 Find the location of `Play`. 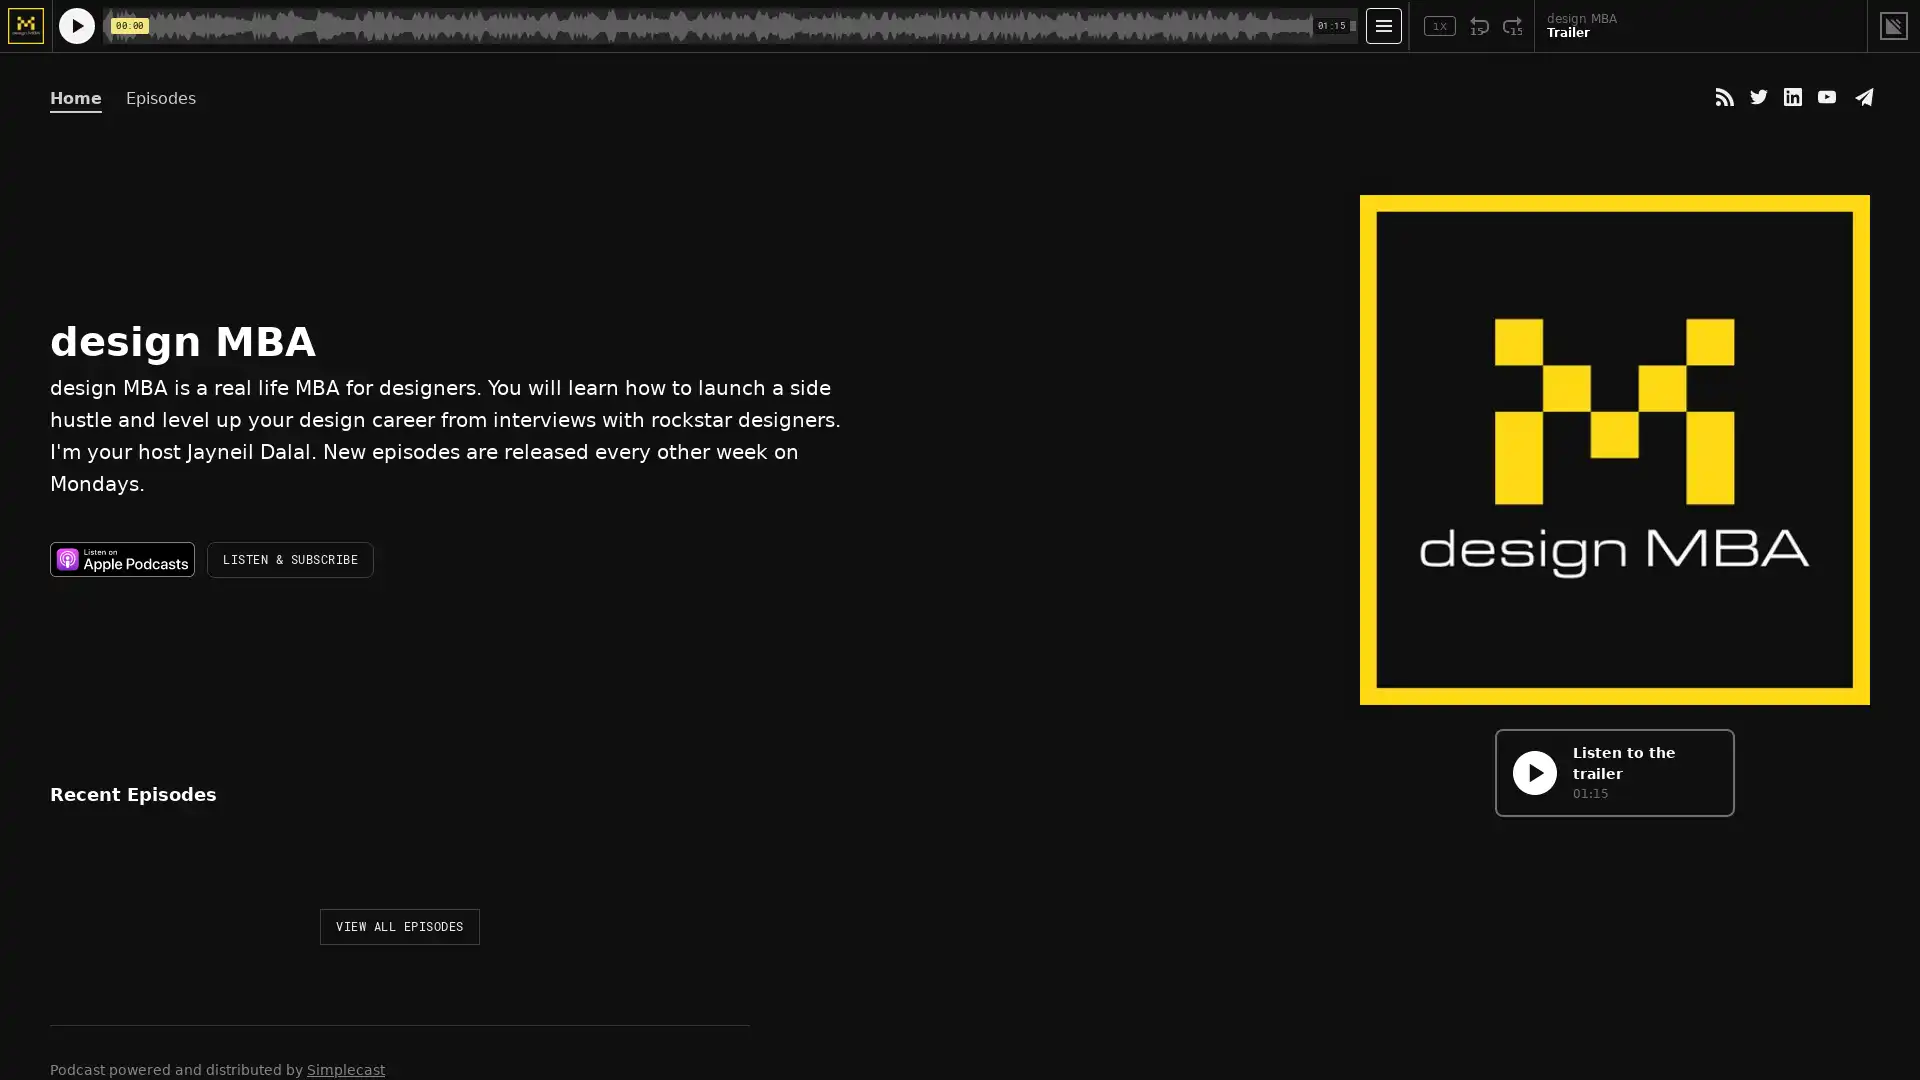

Play is located at coordinates (73, 877).